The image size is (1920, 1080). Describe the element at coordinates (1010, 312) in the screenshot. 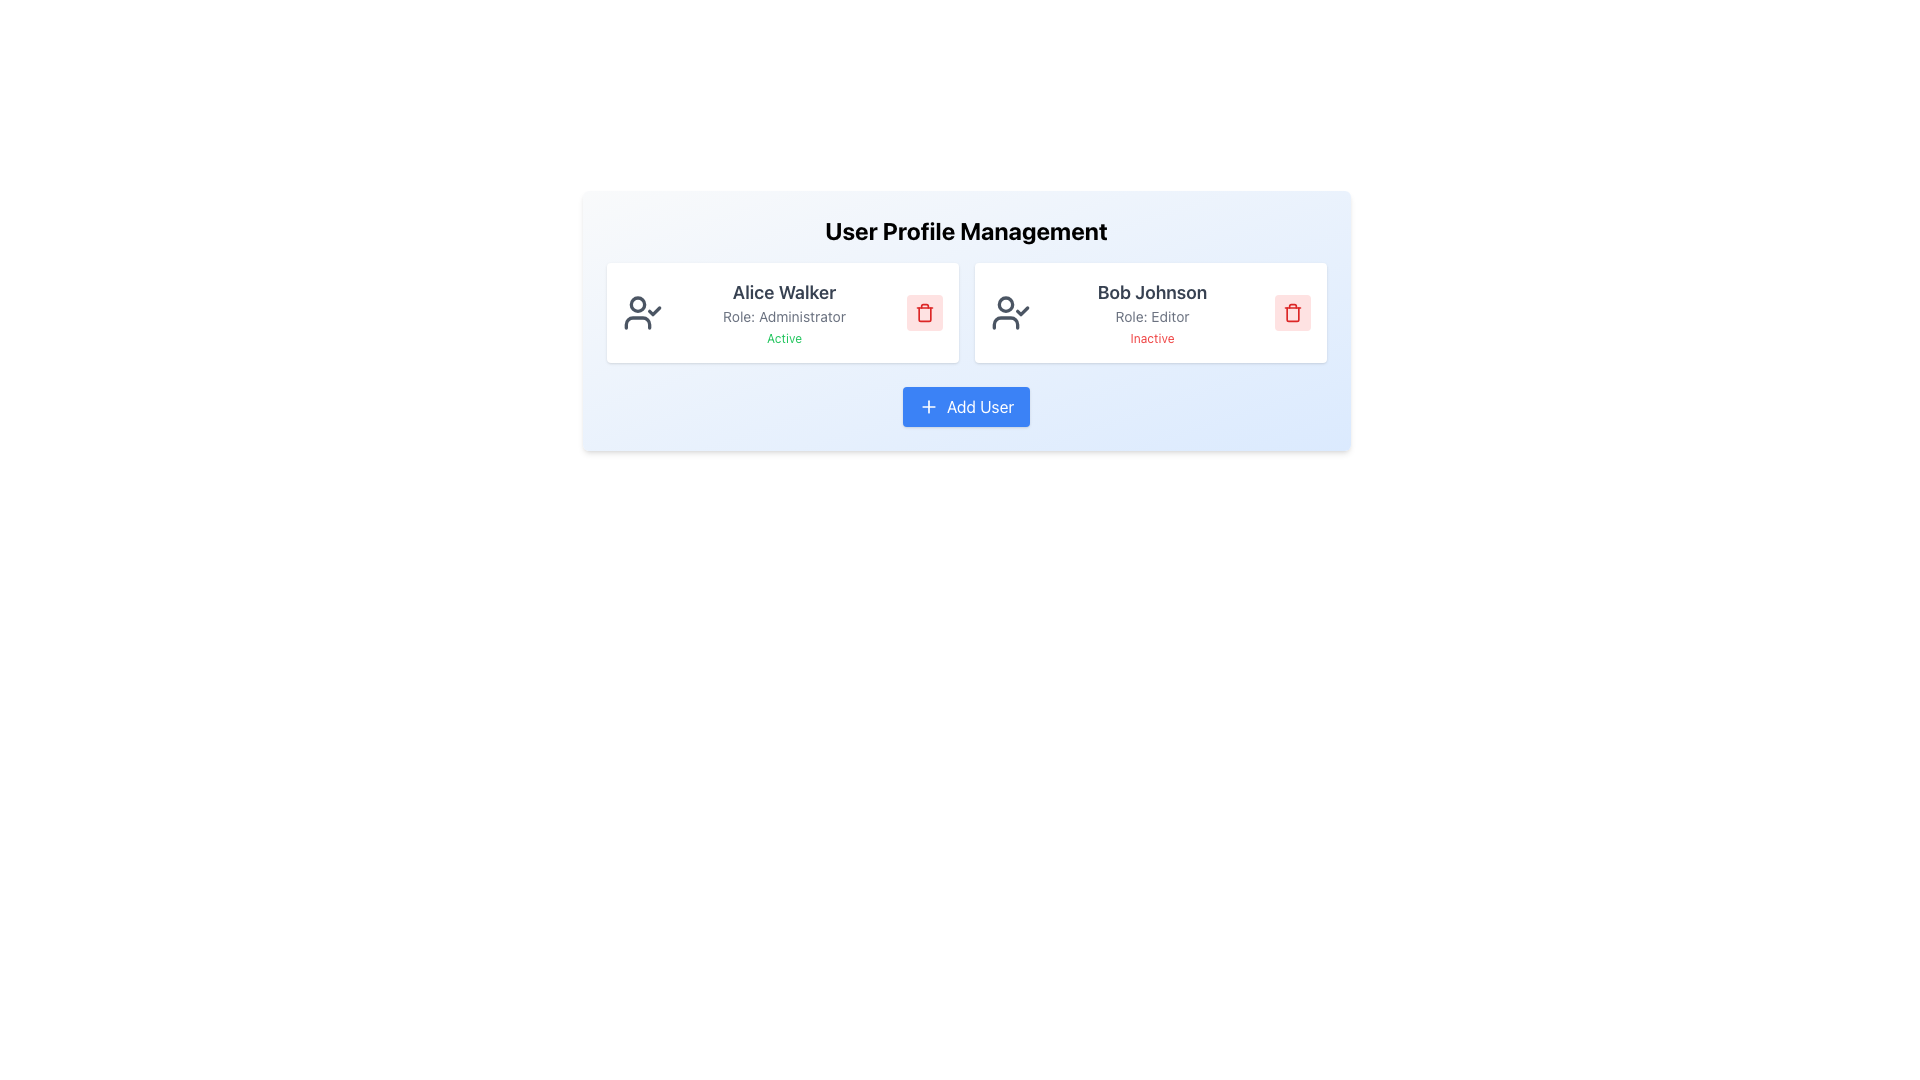

I see `the user verification icon located to the left of the text 'Bob Johnson Role: Editor Inactive', positioned above the 'Add User' button` at that location.